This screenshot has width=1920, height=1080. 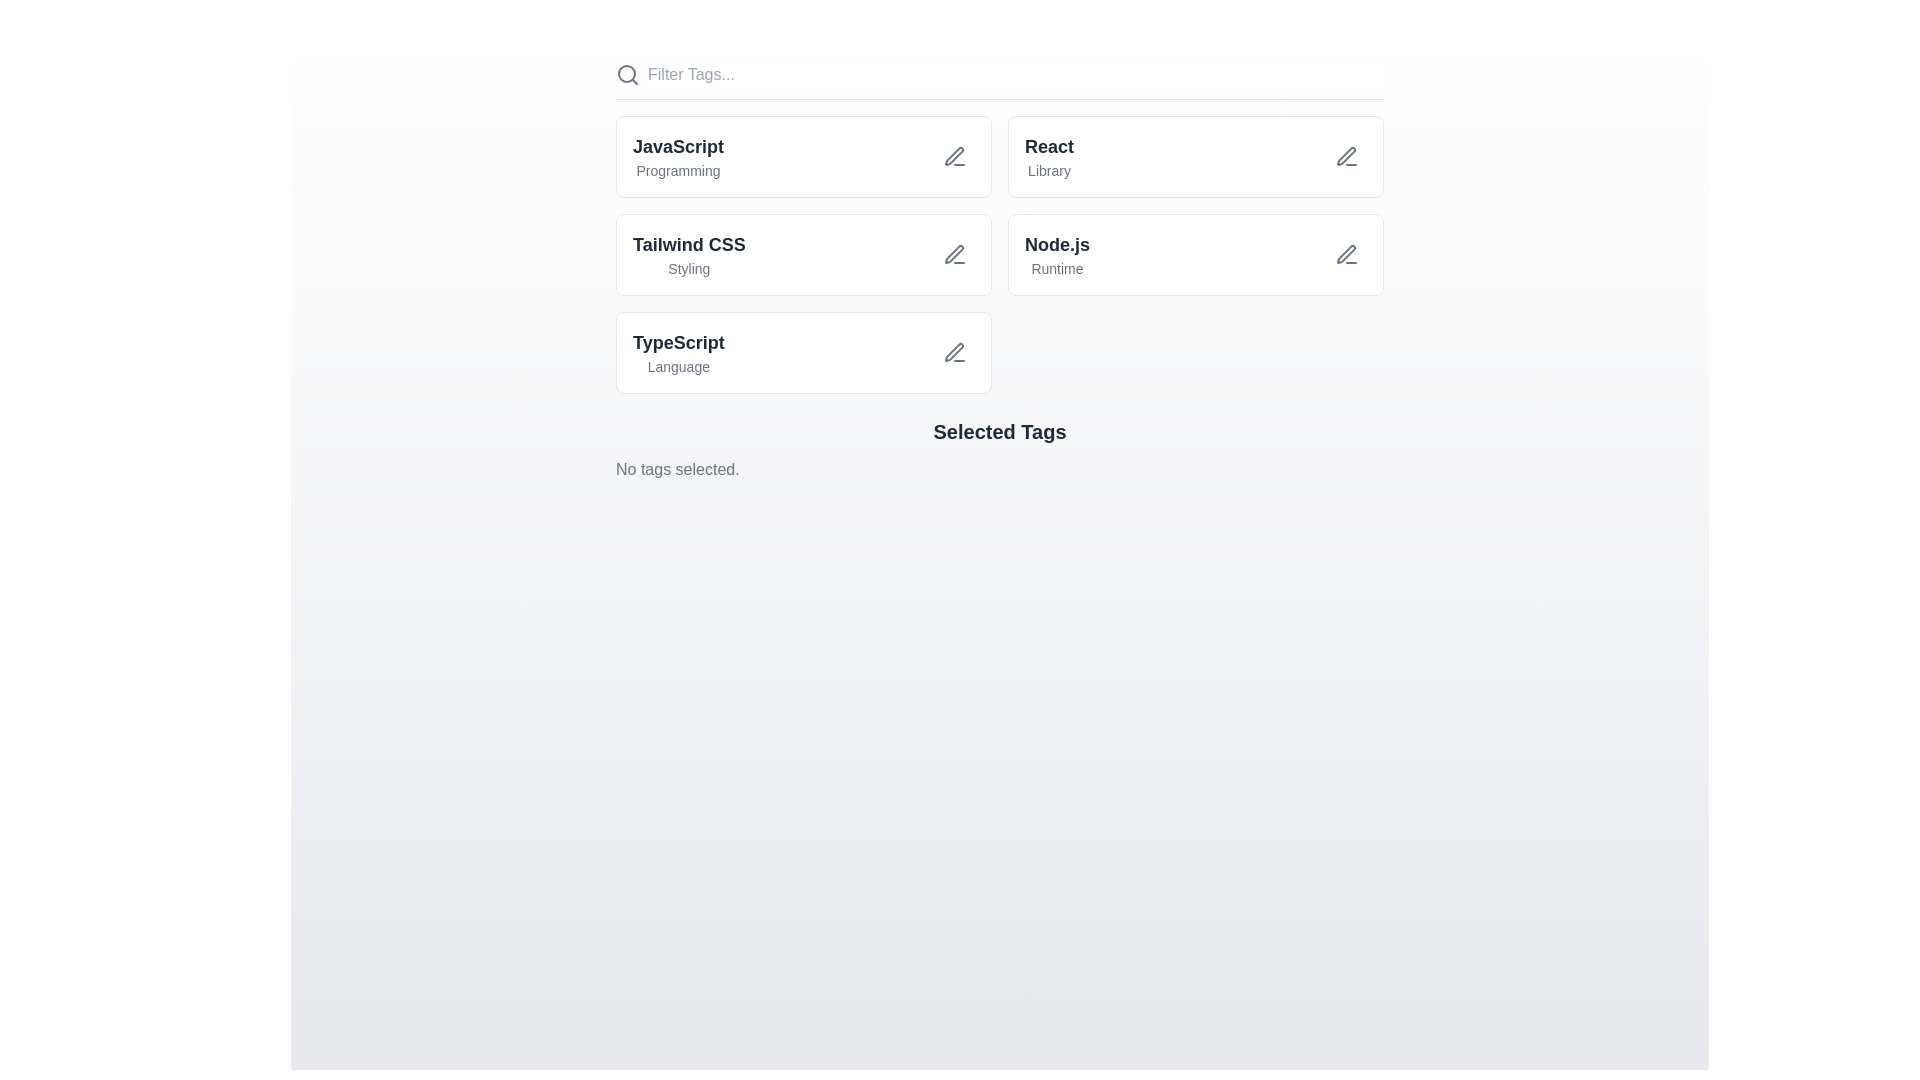 I want to click on the informational display area that shows currently selected tags, which is located below the grid of tag buttons and displays 'No tags selected.' if no tags are selected, so click(x=999, y=450).